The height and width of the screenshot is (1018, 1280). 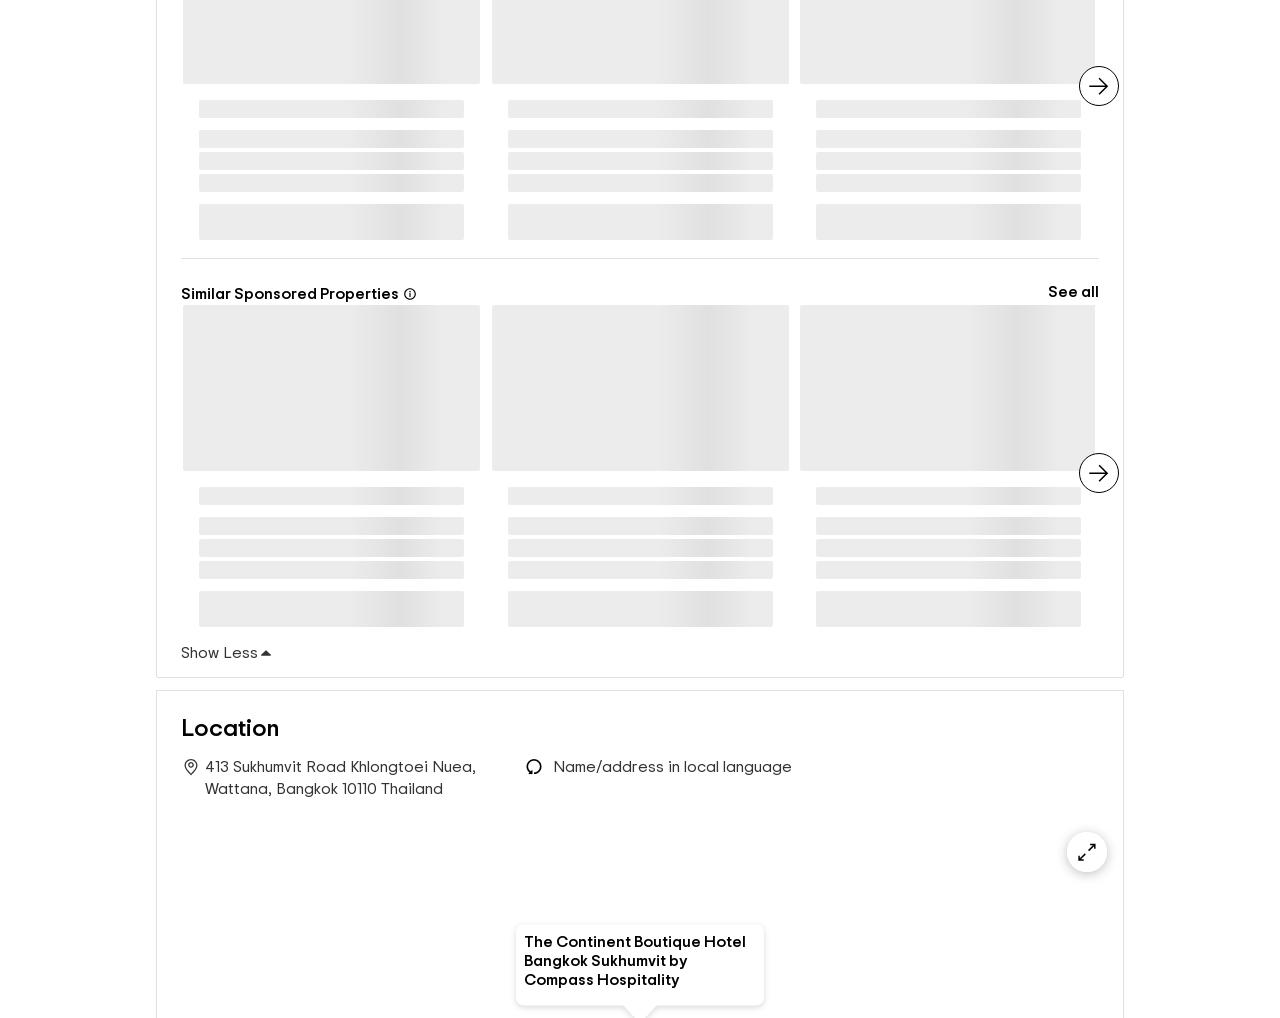 I want to click on 'Solaria Nishitetsu Hotel Bangkok', so click(x=814, y=502).